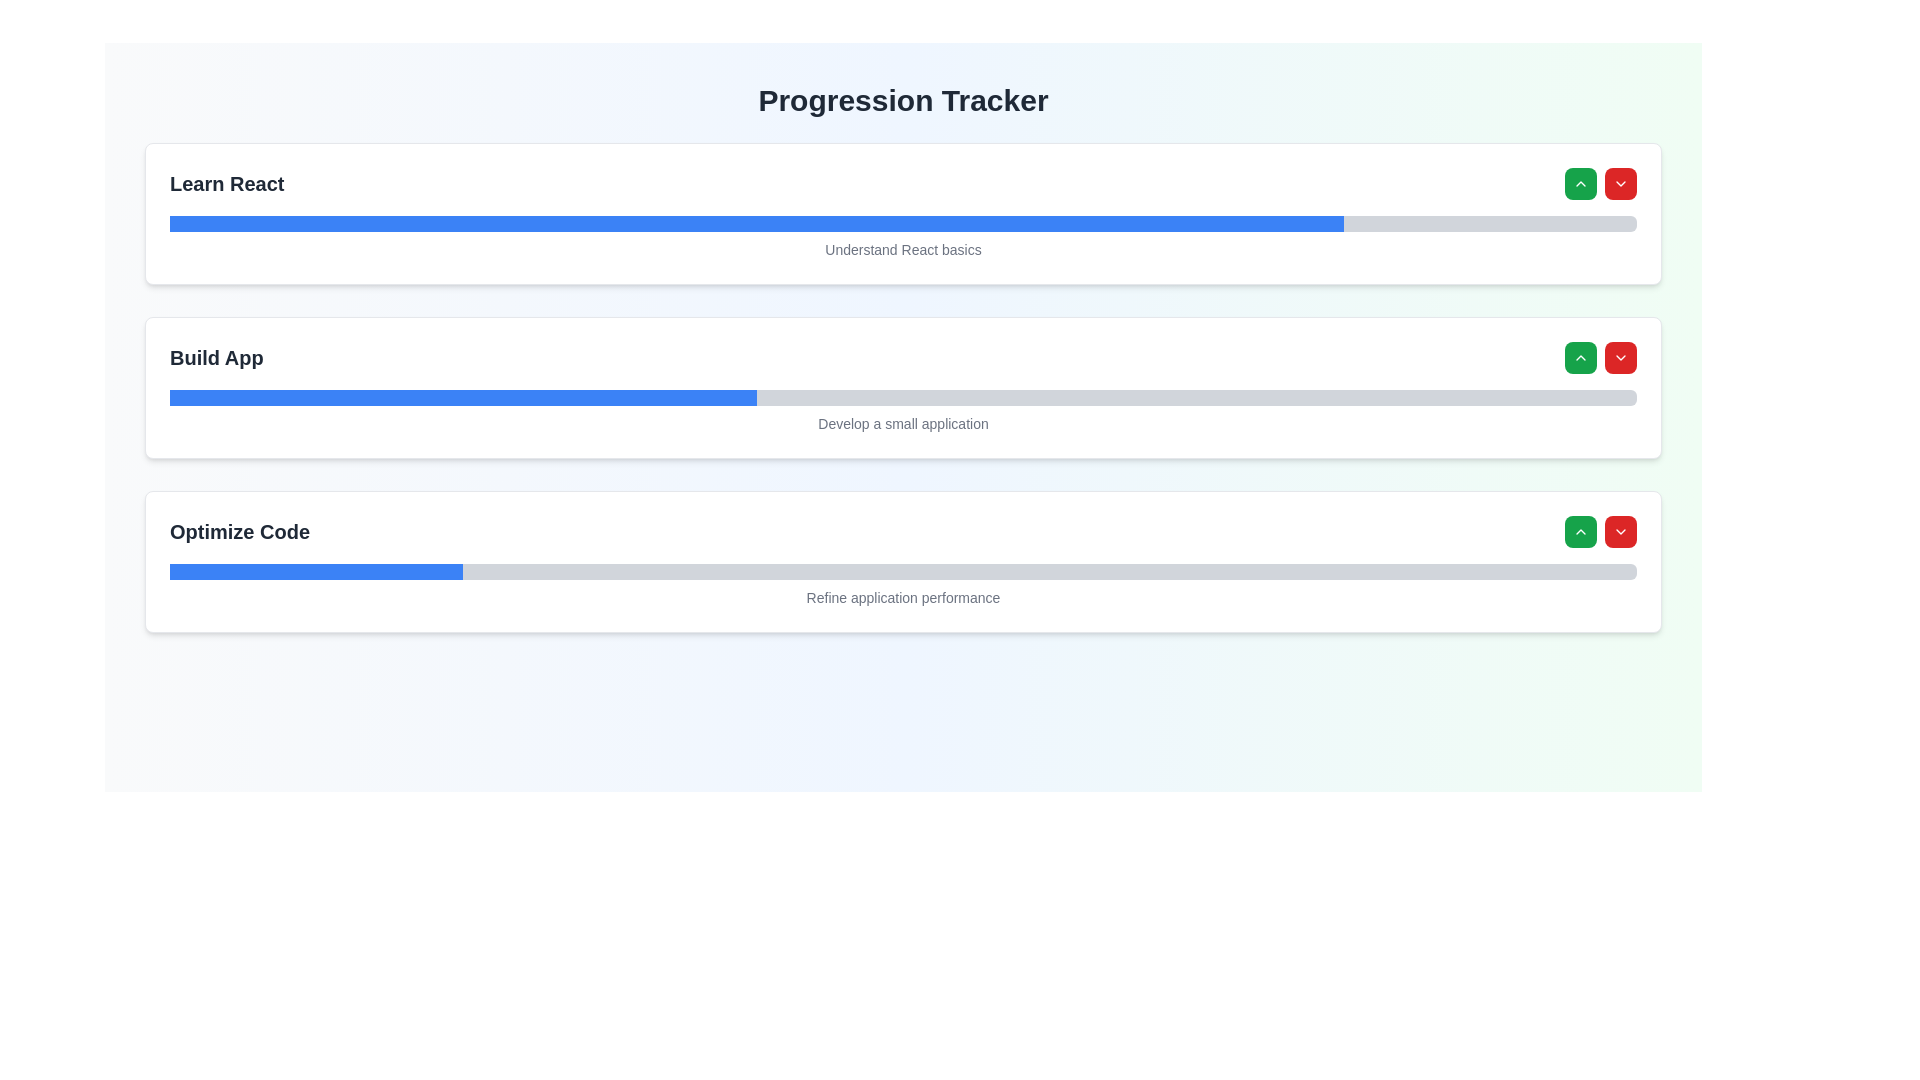 This screenshot has width=1920, height=1080. Describe the element at coordinates (1579, 531) in the screenshot. I see `the green button located at the far-right end of the 'Optimize Code' section's progress bar` at that location.